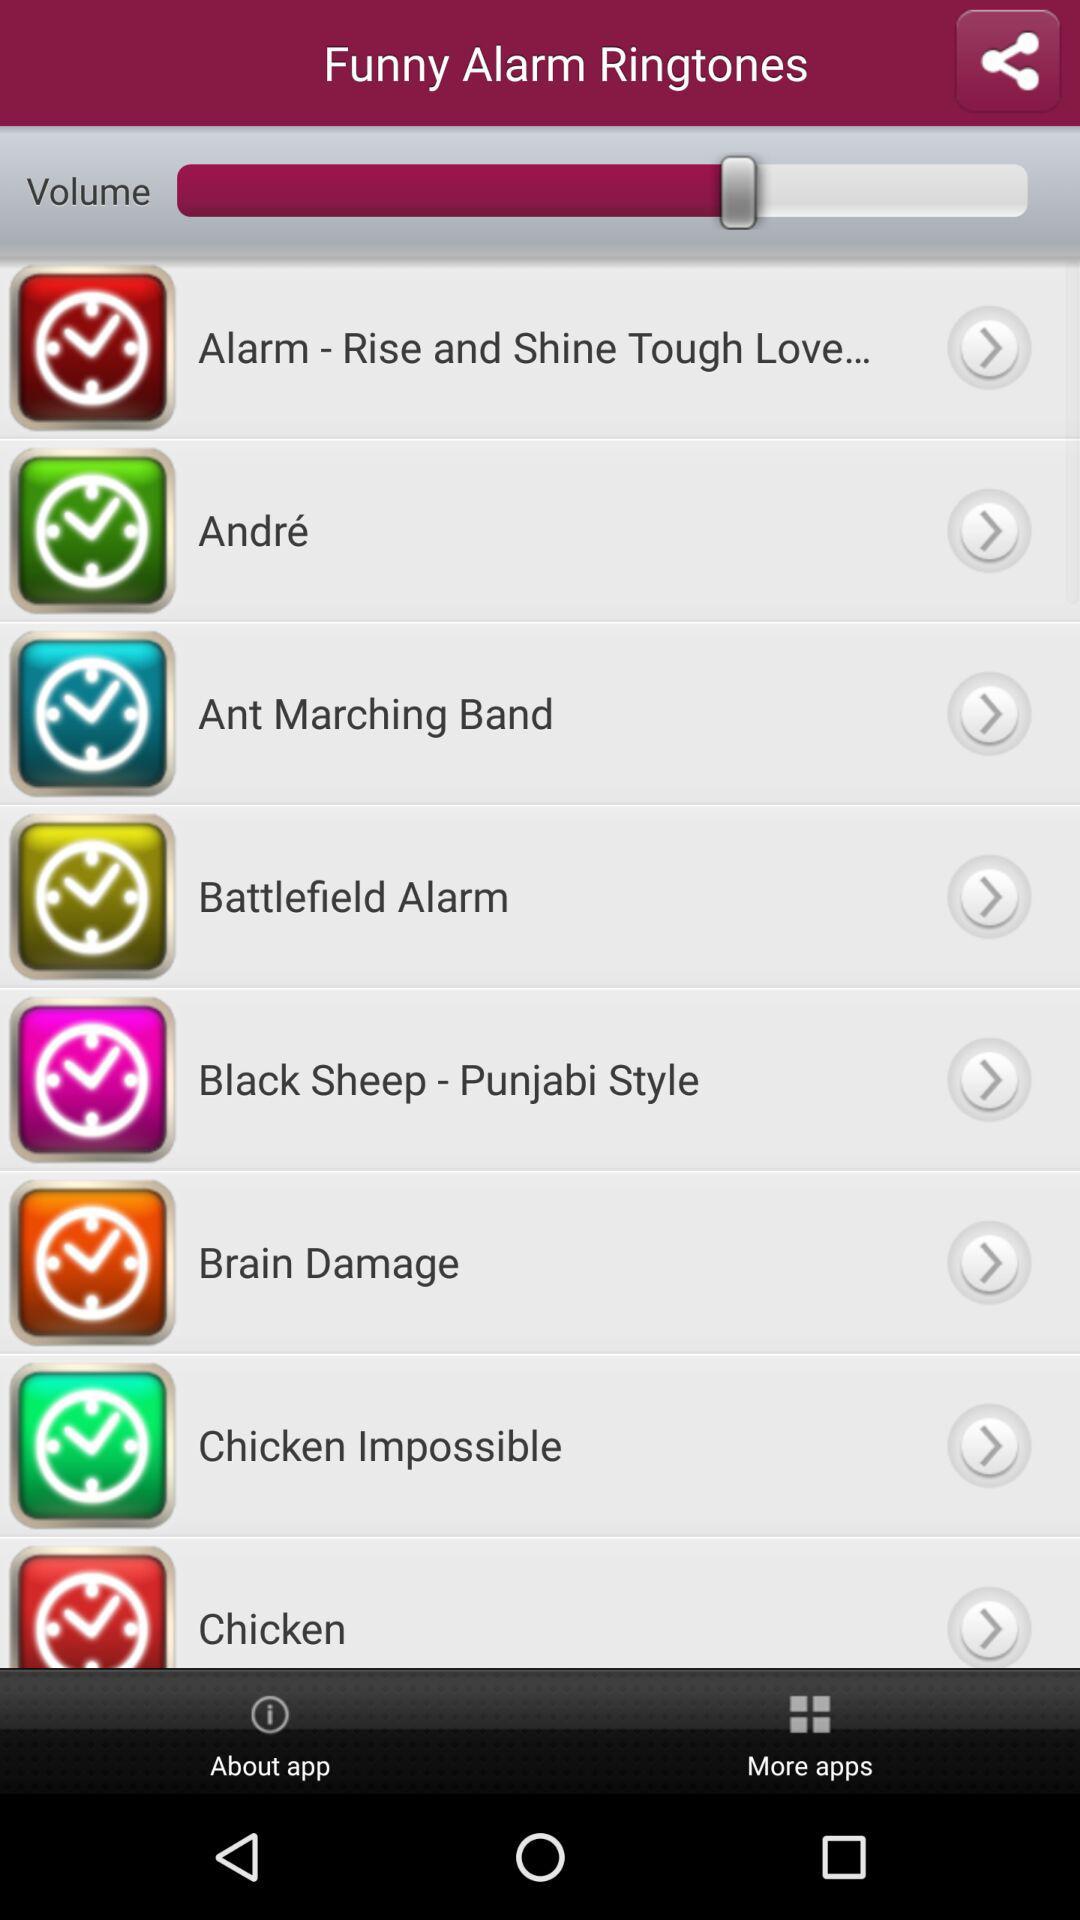 The image size is (1080, 1920). What do you see at coordinates (987, 1260) in the screenshot?
I see `go back` at bounding box center [987, 1260].